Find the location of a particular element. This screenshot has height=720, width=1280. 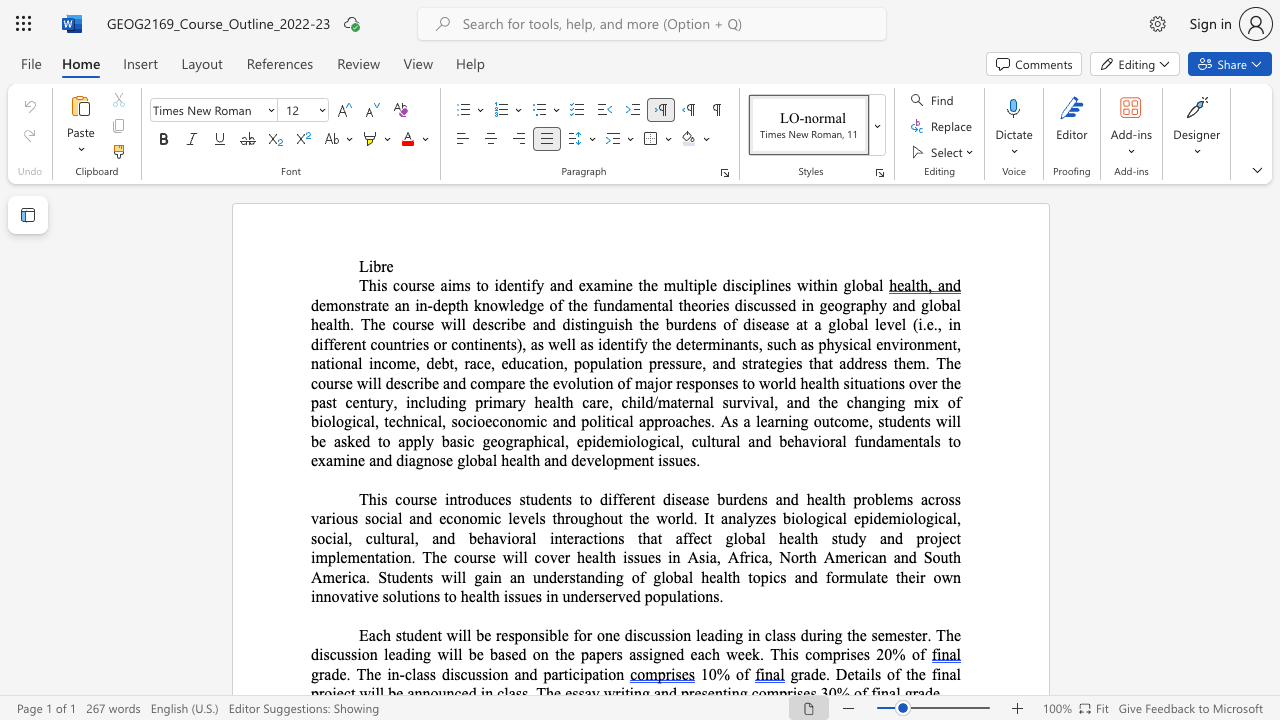

the 10th character "s" in the text is located at coordinates (713, 323).